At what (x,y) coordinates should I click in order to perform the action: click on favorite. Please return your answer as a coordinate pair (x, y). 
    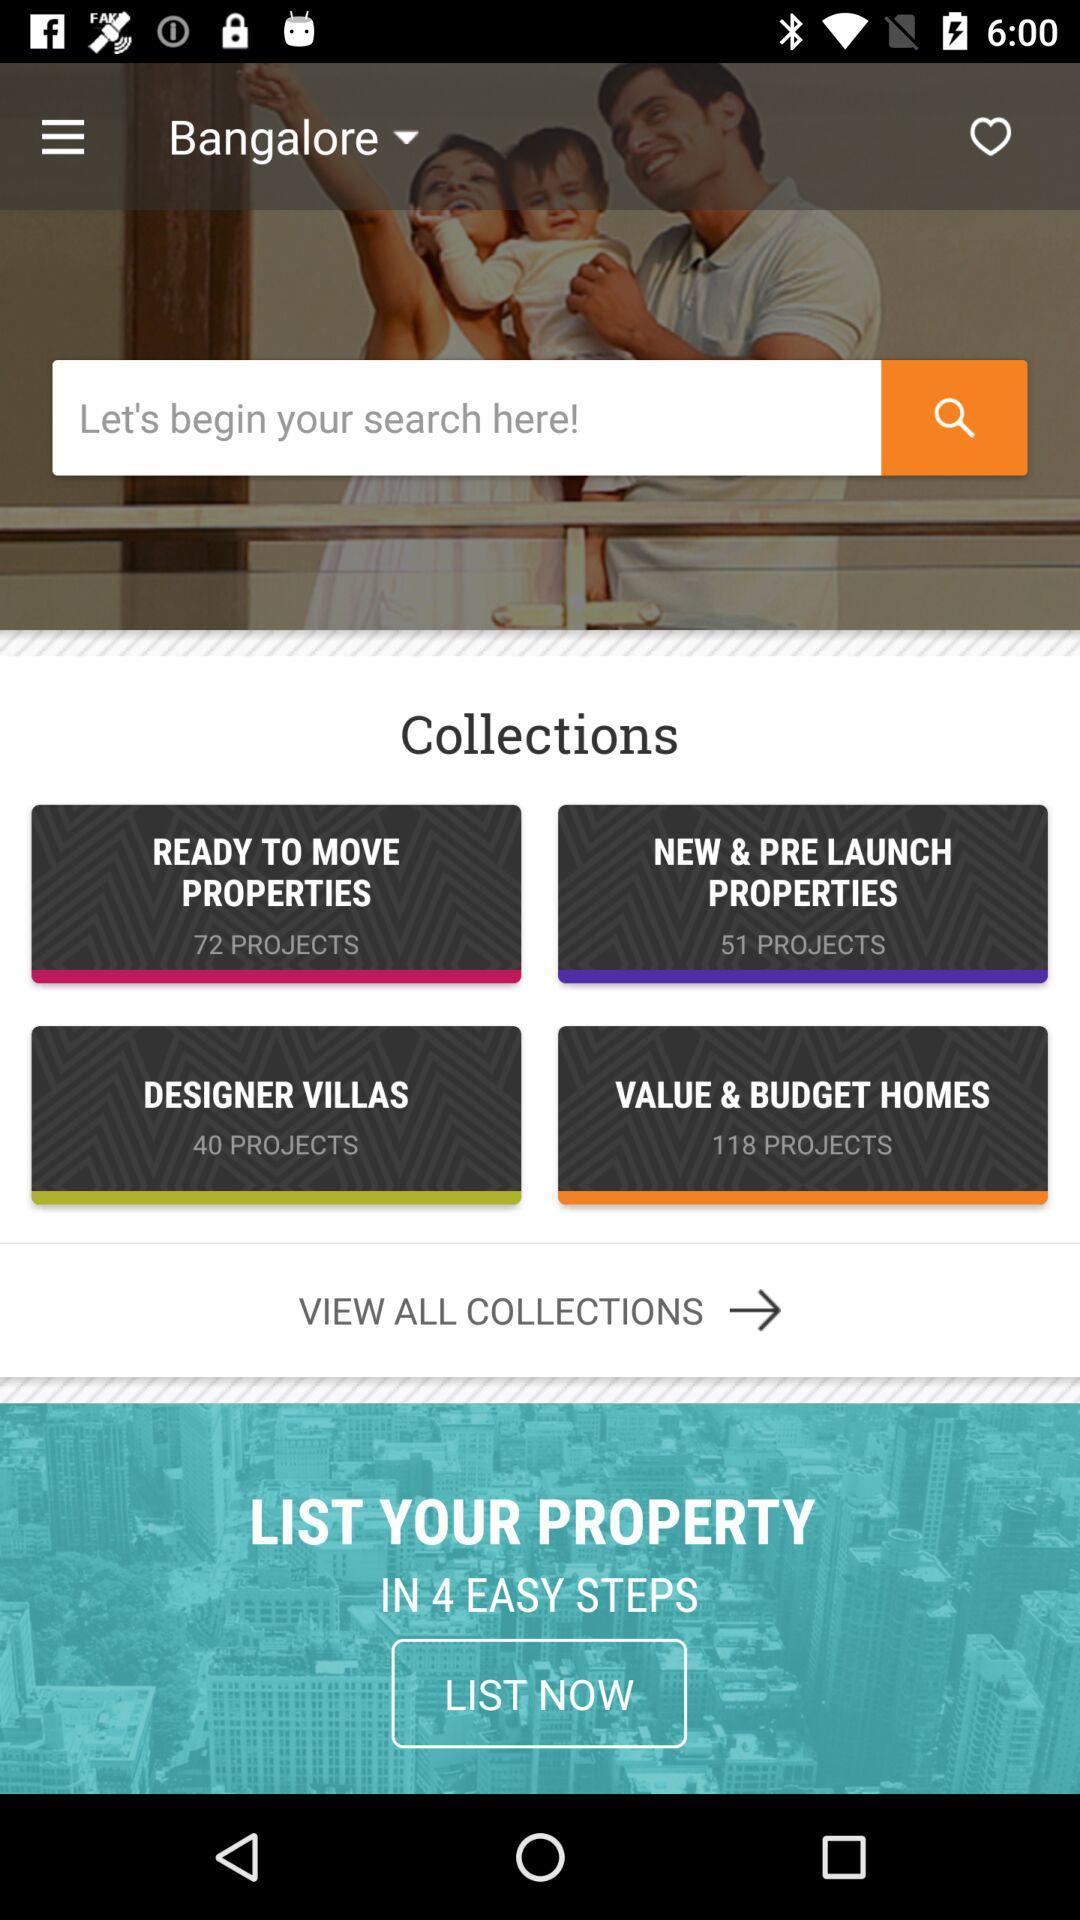
    Looking at the image, I should click on (990, 135).